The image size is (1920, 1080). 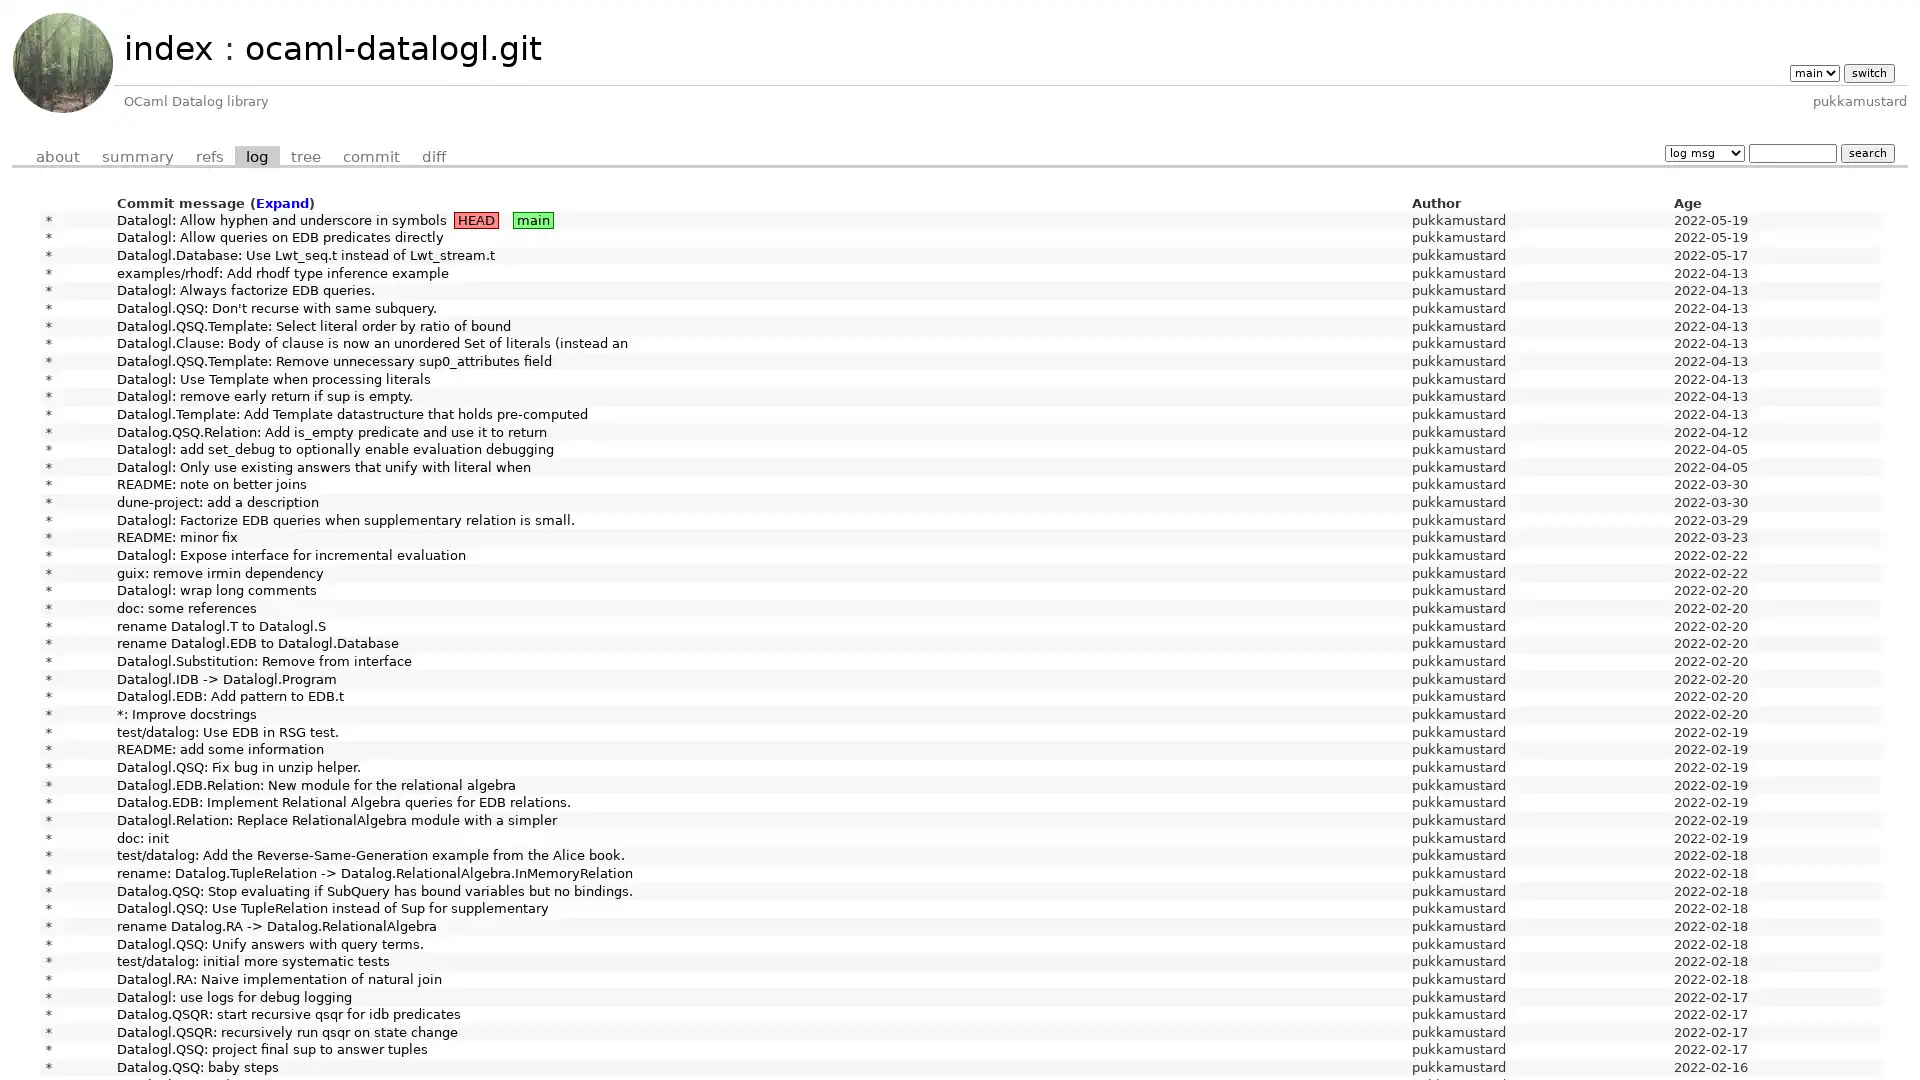 What do you see at coordinates (1867, 72) in the screenshot?
I see `switch` at bounding box center [1867, 72].